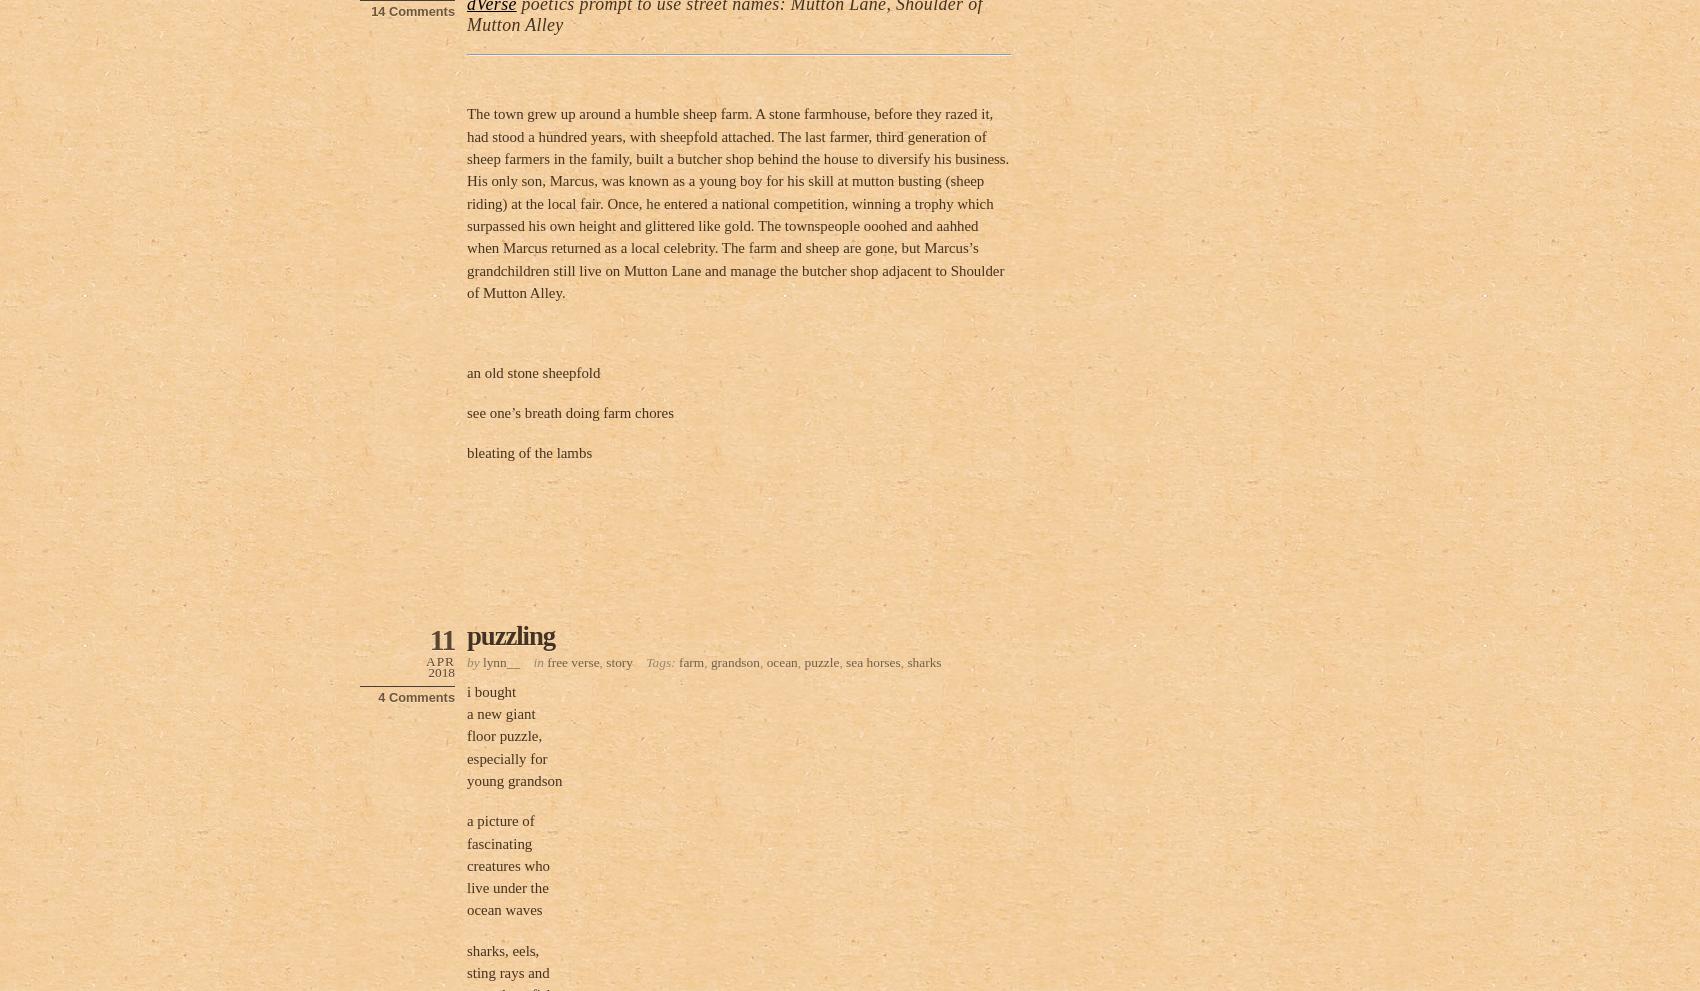 This screenshot has width=1700, height=991. What do you see at coordinates (514, 781) in the screenshot?
I see `'young grandson'` at bounding box center [514, 781].